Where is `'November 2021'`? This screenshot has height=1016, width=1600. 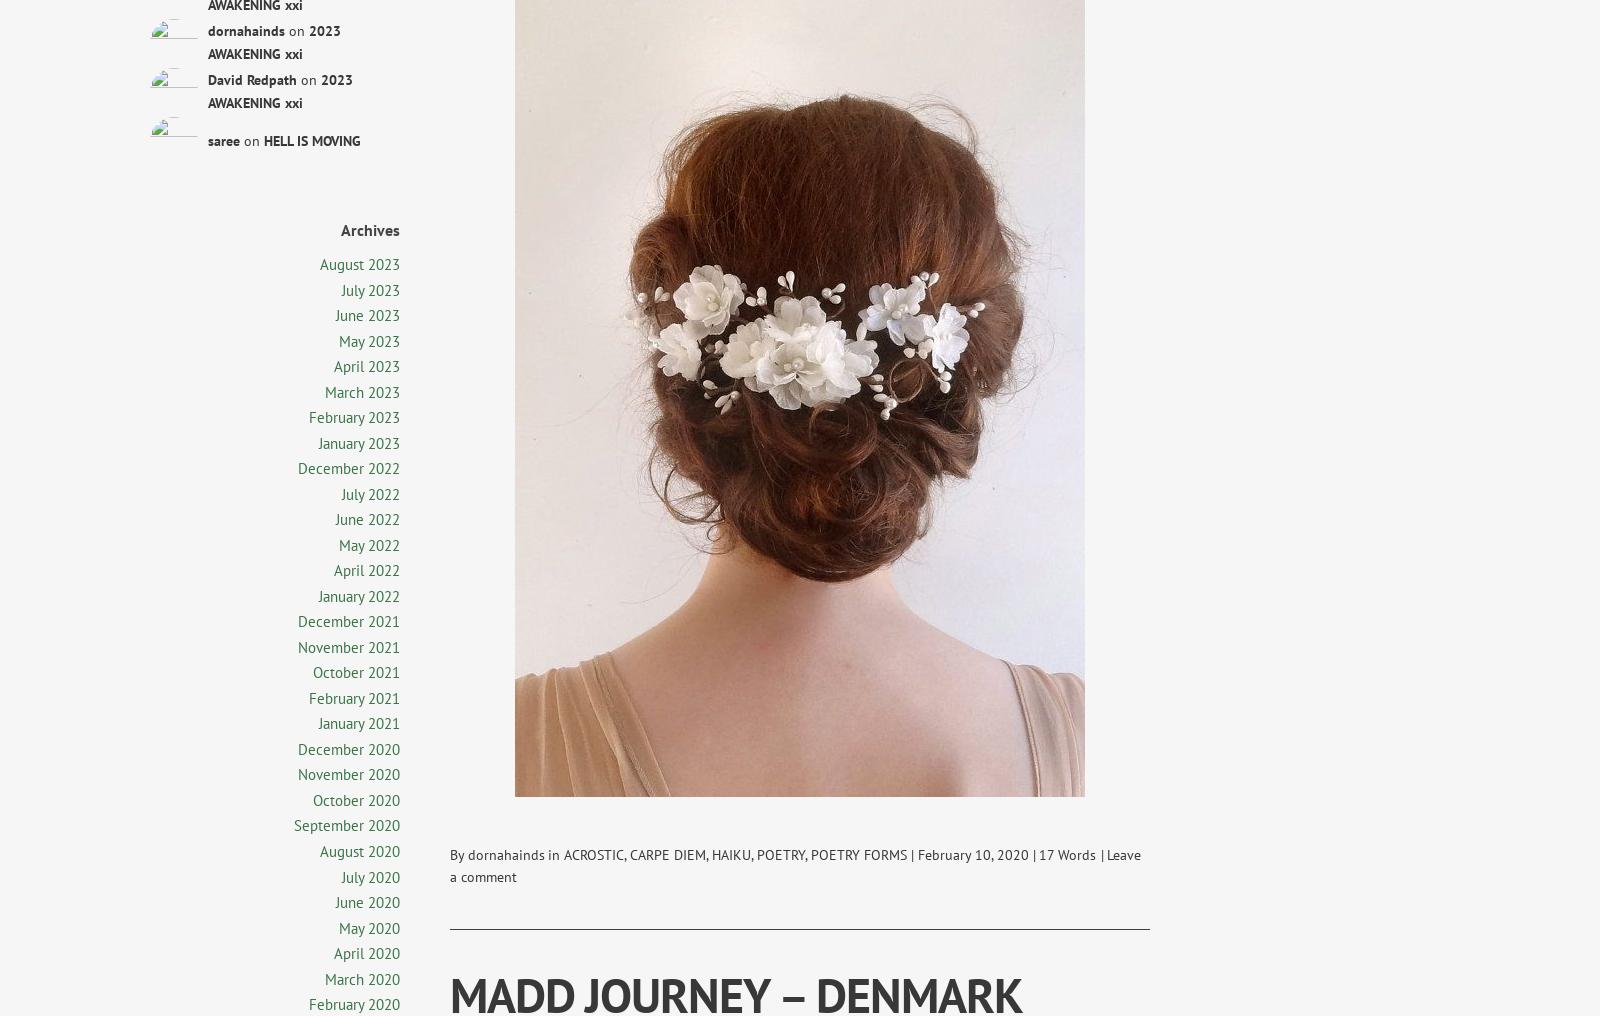
'November 2021' is located at coordinates (348, 645).